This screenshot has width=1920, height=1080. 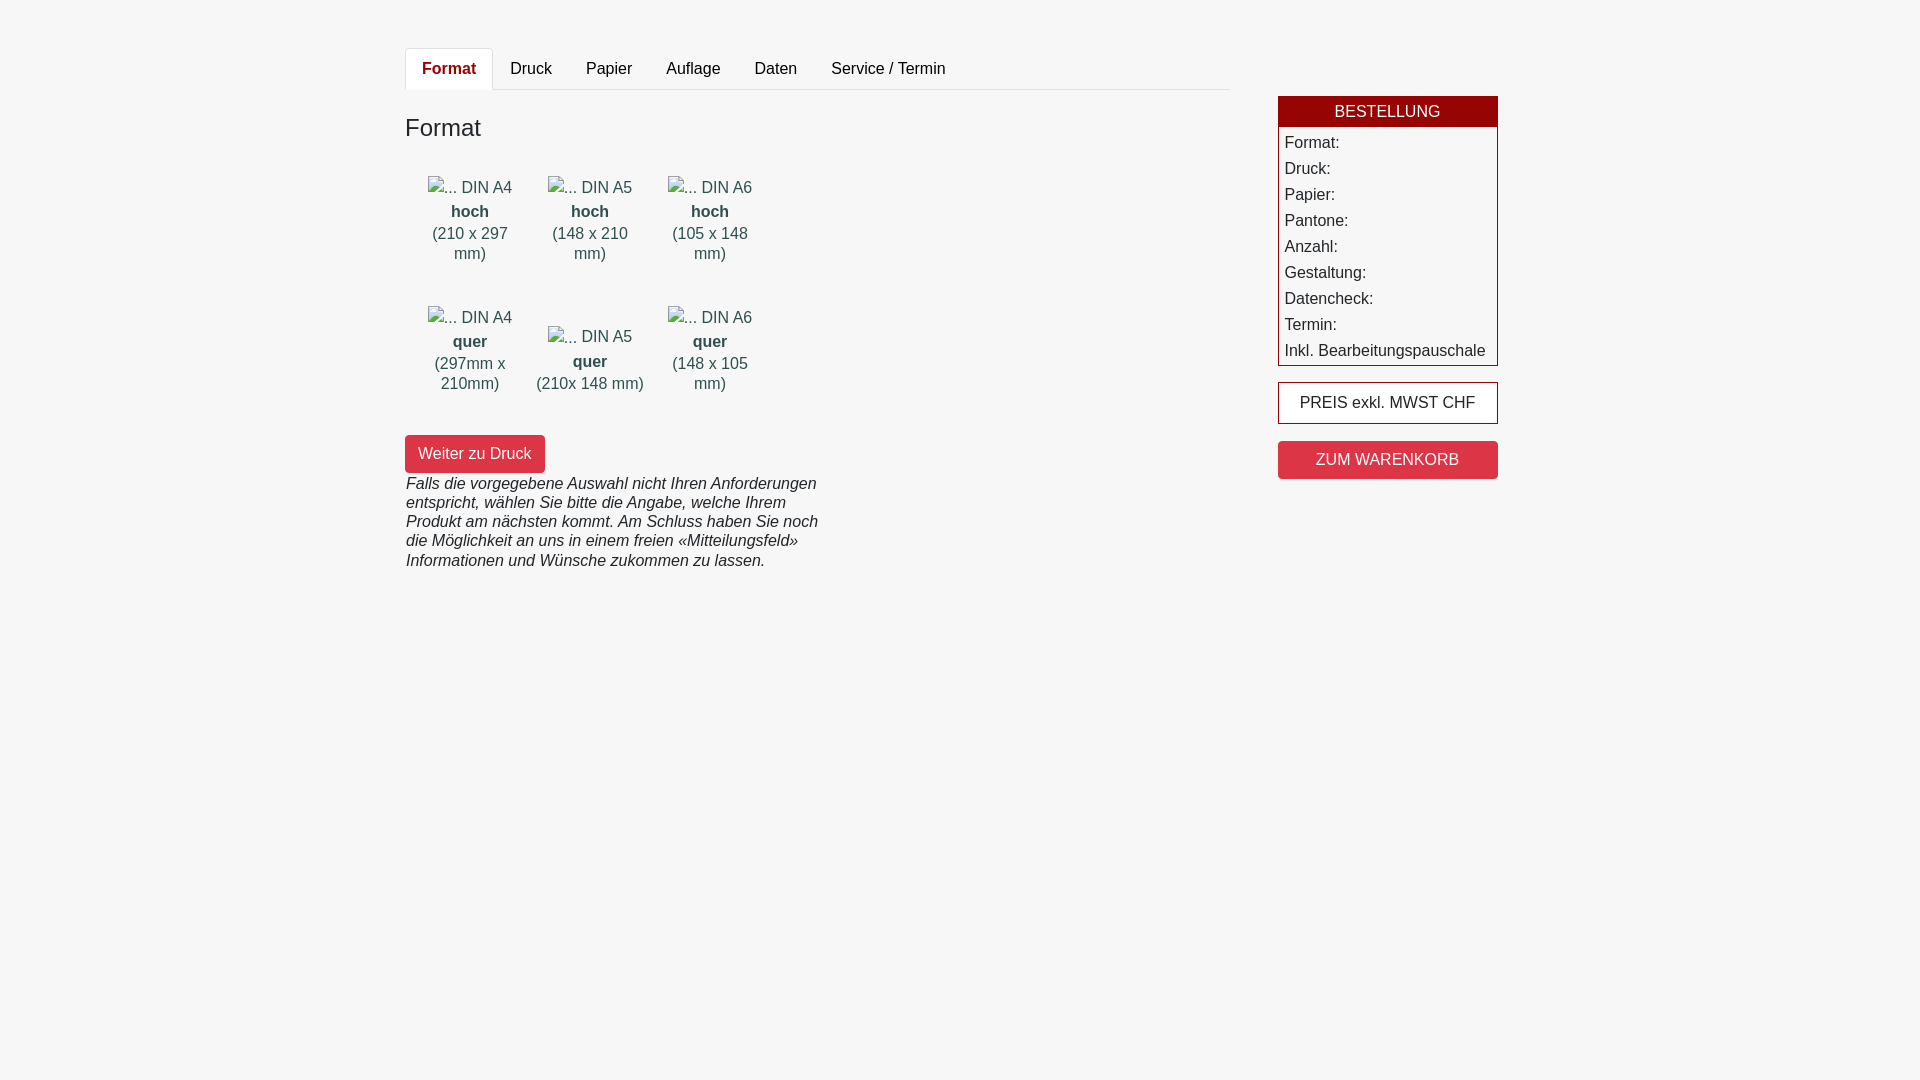 What do you see at coordinates (814, 68) in the screenshot?
I see `'Service / Termin'` at bounding box center [814, 68].